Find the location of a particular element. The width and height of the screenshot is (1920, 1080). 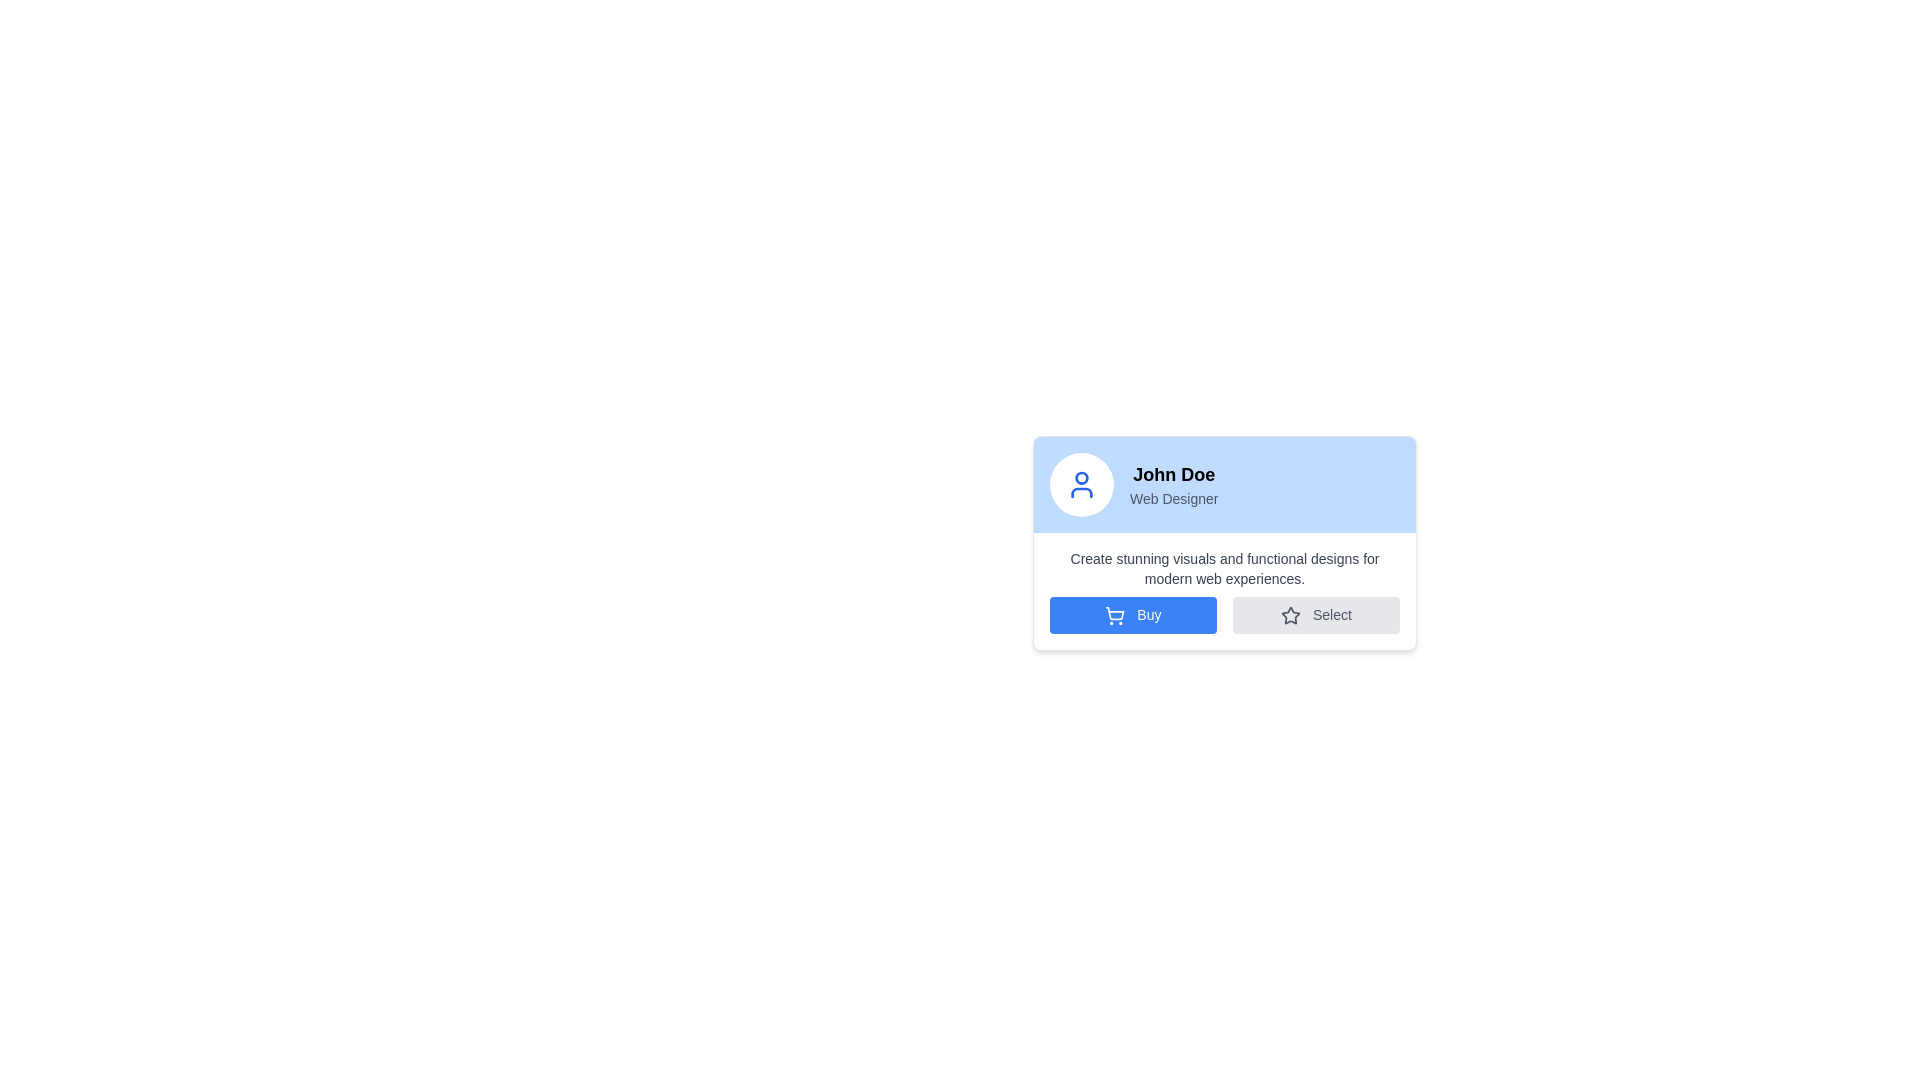

the non-interactive text label providing additional information about 'John Doe', which is positioned directly below the name and is centrally aligned is located at coordinates (1174, 497).